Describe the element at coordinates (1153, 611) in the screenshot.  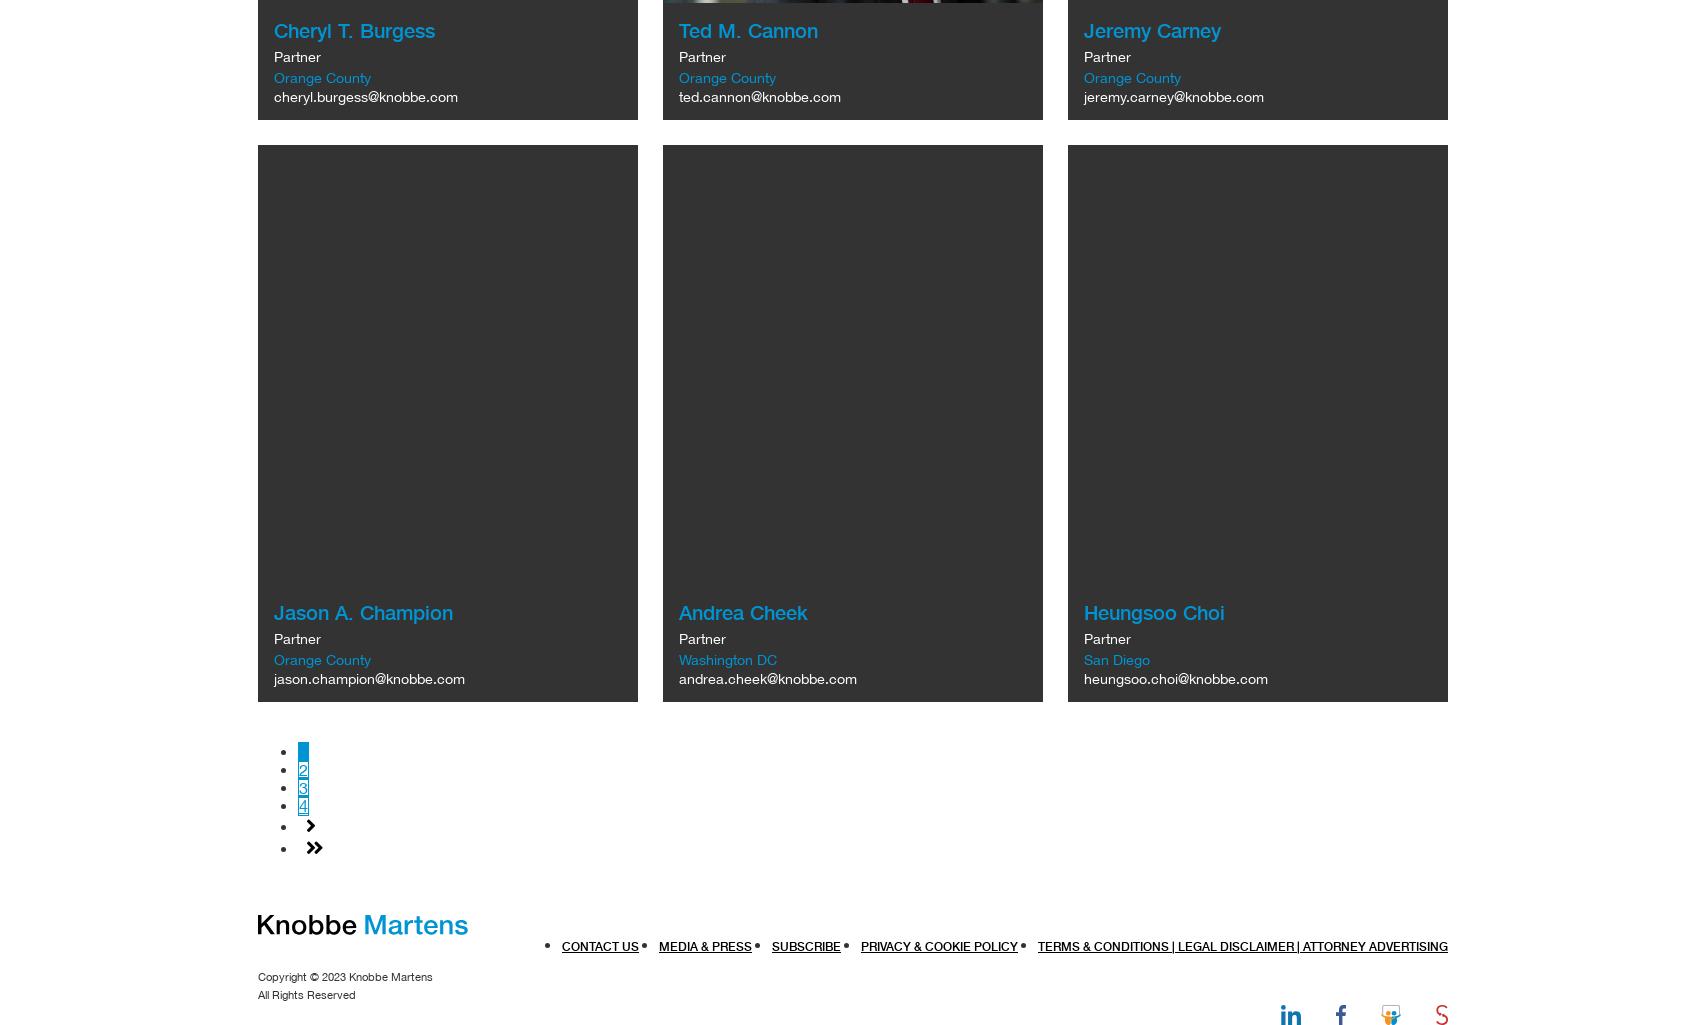
I see `'Heungsoo Choi'` at that location.